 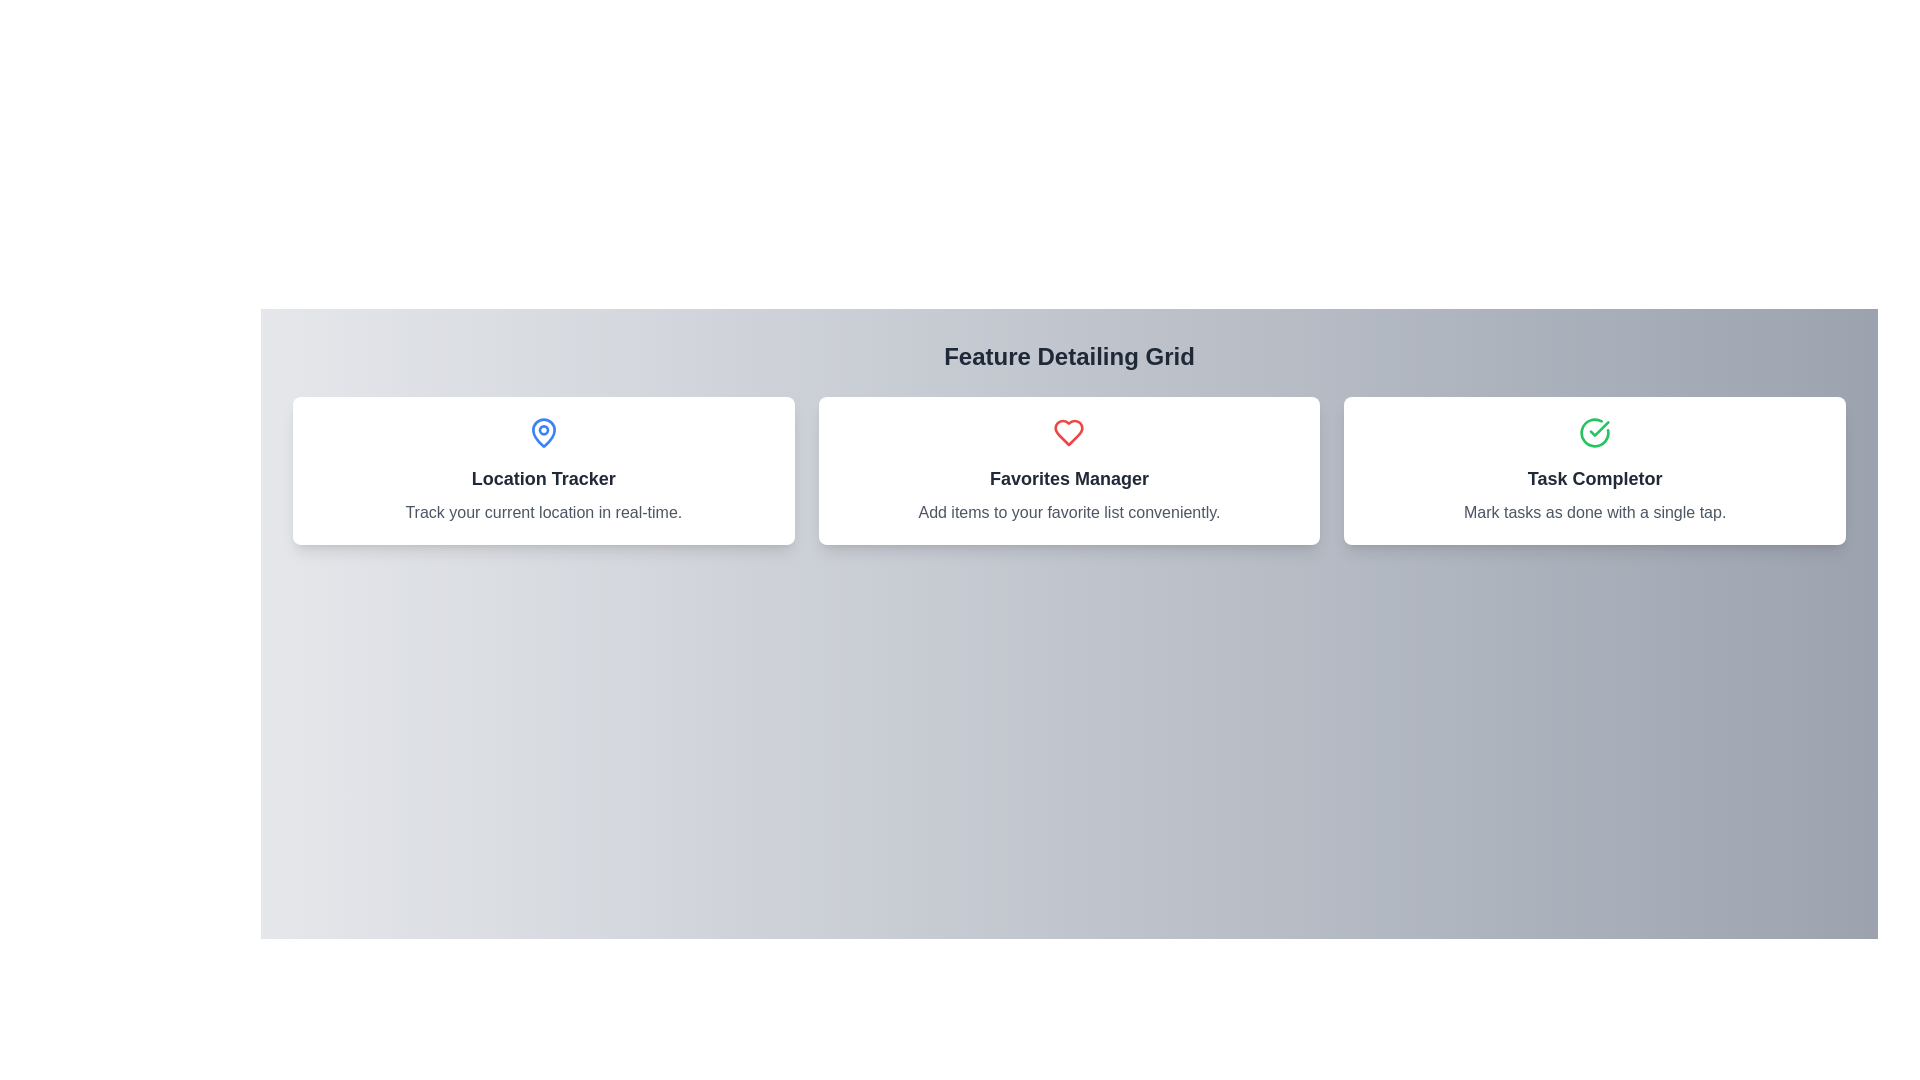 I want to click on the 'Favorites Manager' icon located at the top part of the 'Favorites Manager' card, which is centered horizontally and positioned above the descriptive text, so click(x=1068, y=431).